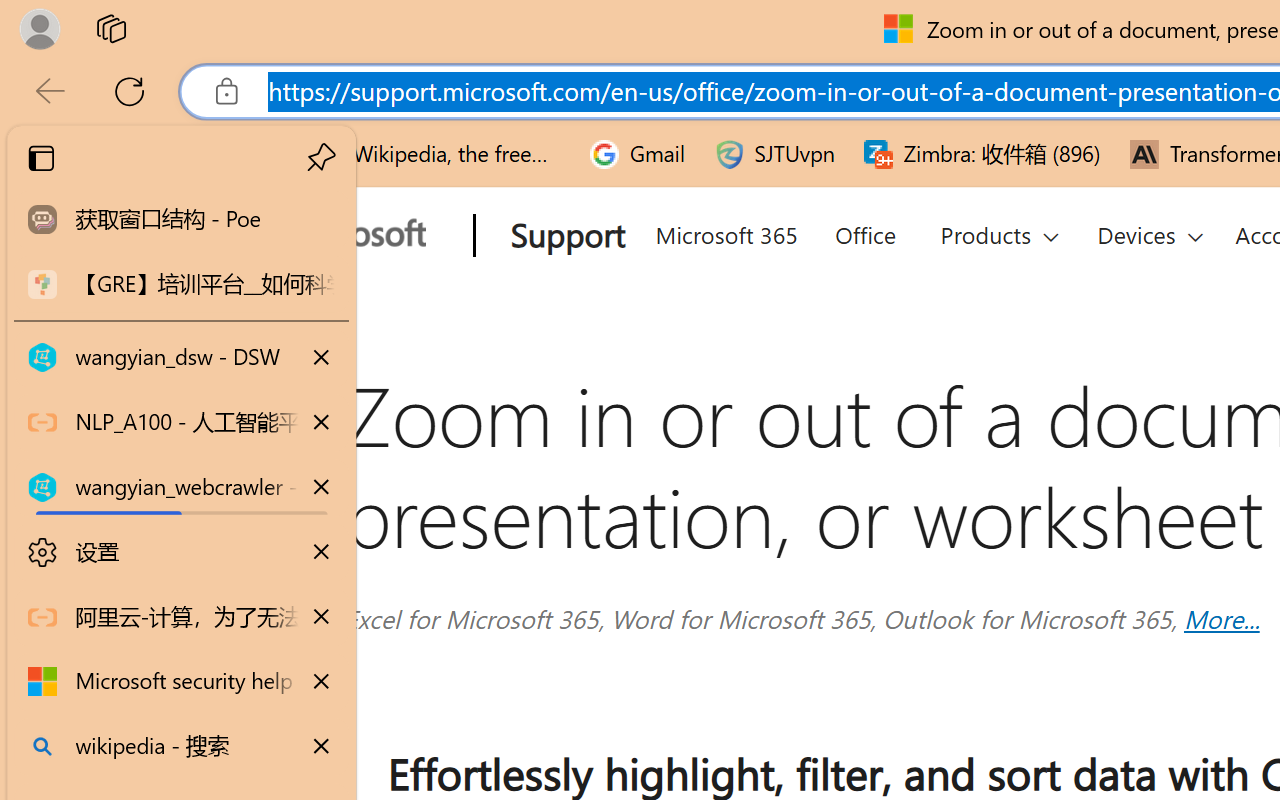 This screenshot has width=1280, height=800. Describe the element at coordinates (562, 236) in the screenshot. I see `'Support'` at that location.